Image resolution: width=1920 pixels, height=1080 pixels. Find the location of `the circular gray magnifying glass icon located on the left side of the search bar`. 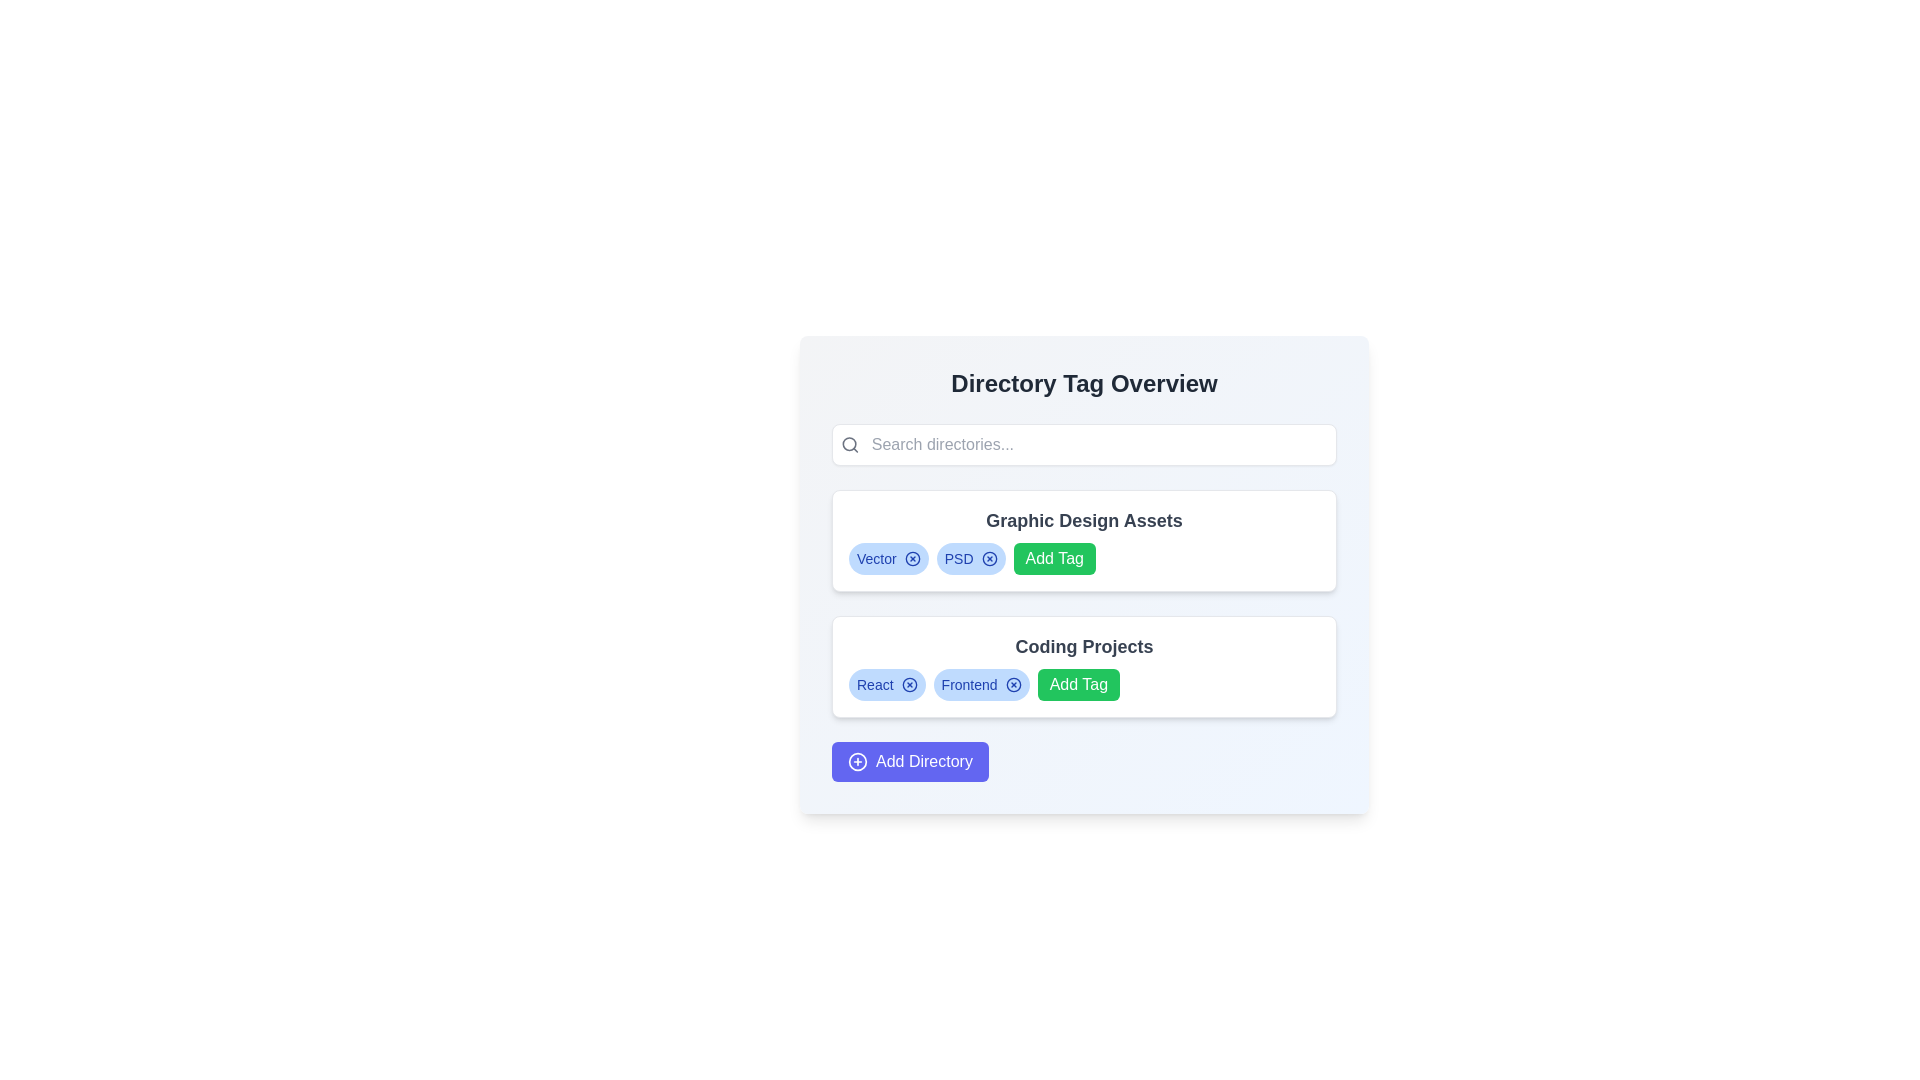

the circular gray magnifying glass icon located on the left side of the search bar is located at coordinates (850, 443).